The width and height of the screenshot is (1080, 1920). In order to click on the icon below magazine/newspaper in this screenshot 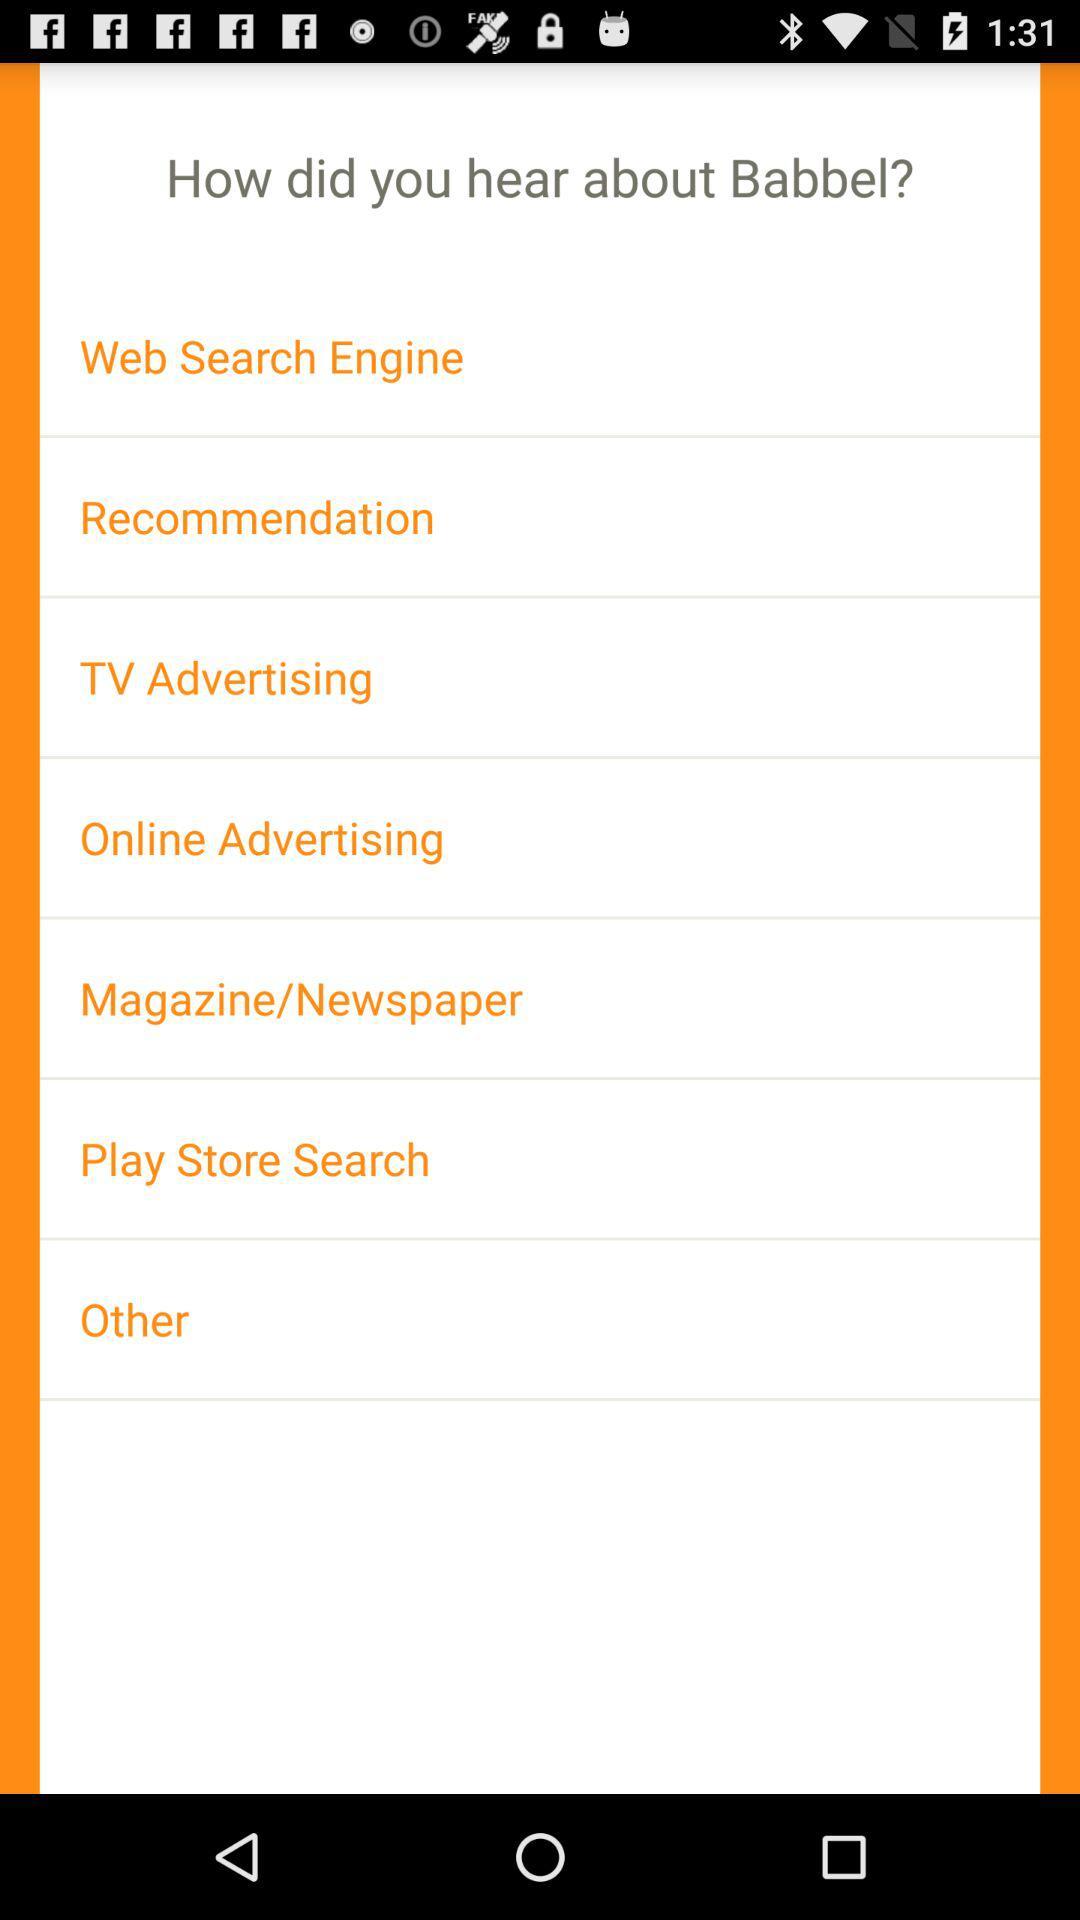, I will do `click(540, 1158)`.